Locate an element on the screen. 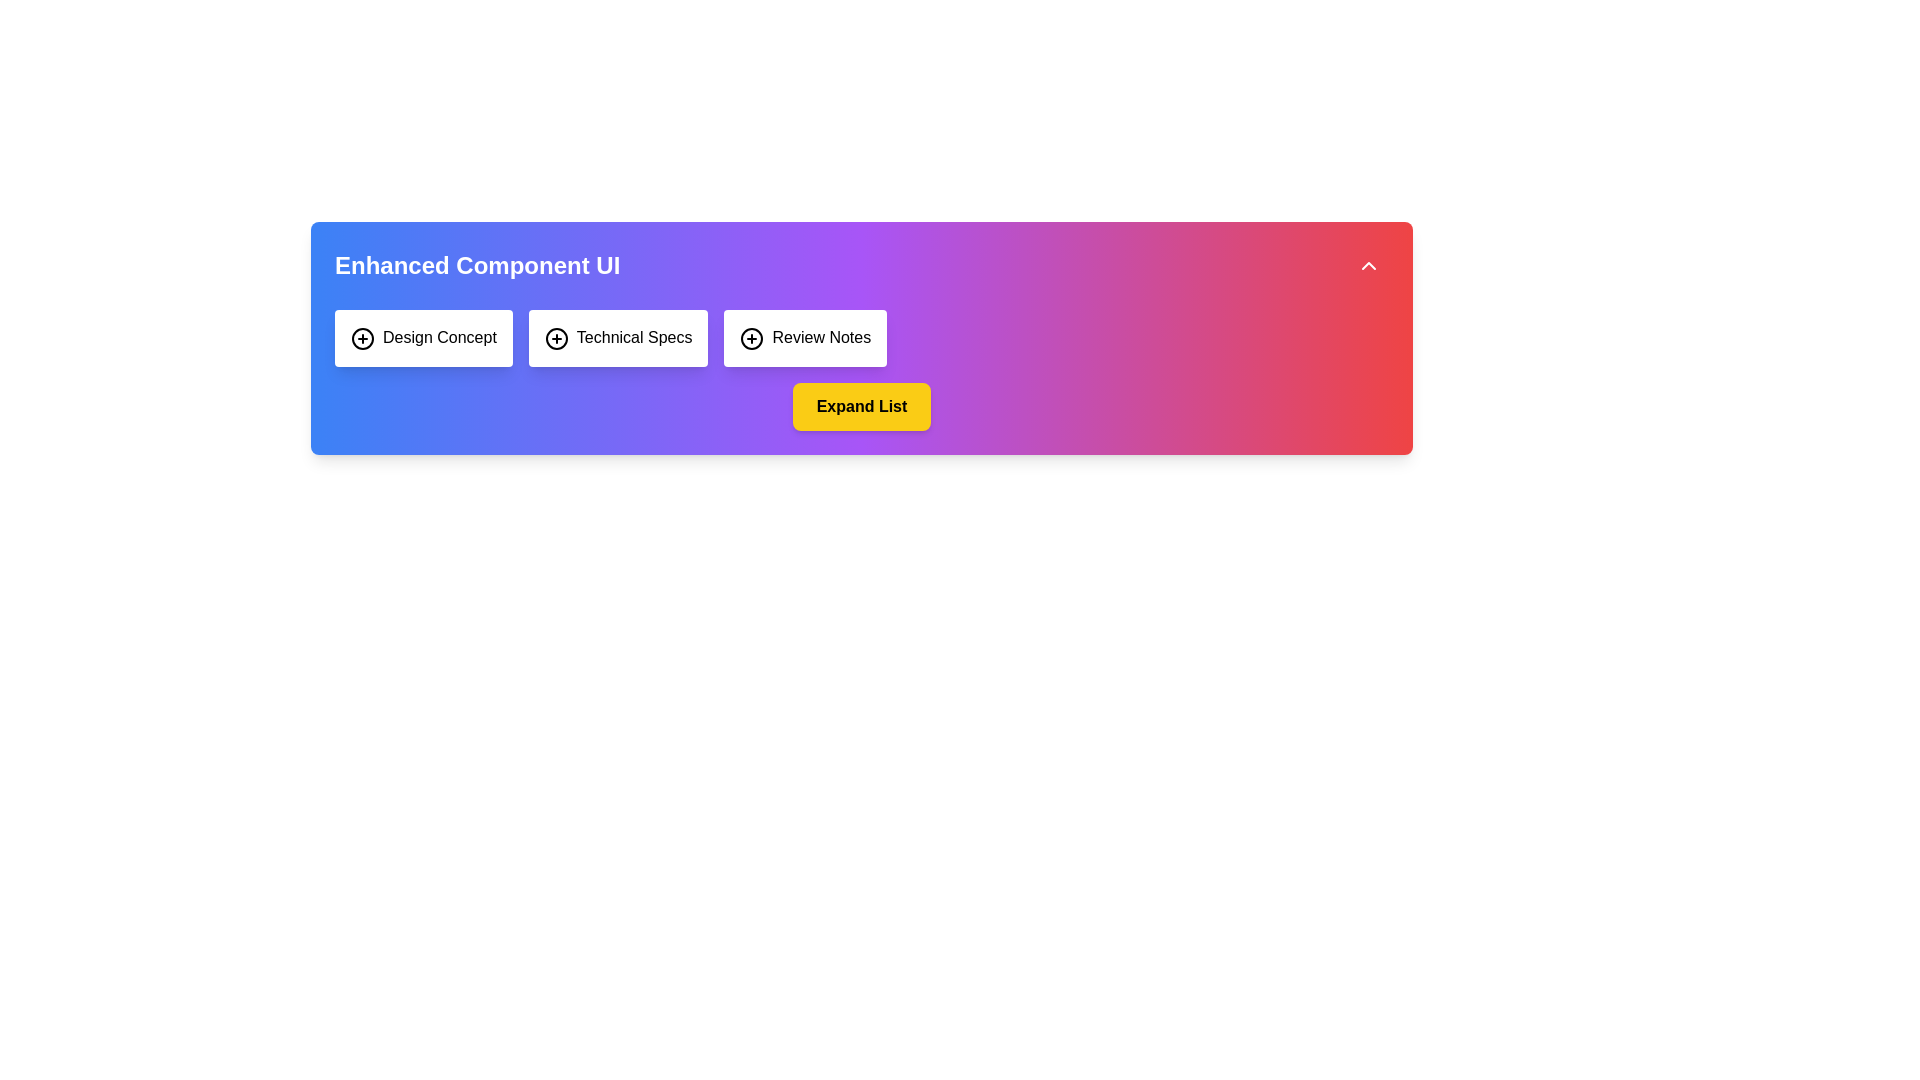  the circular plus icon on the 'Review Notes' button, which serves as a visual indicator for expanding content is located at coordinates (751, 337).